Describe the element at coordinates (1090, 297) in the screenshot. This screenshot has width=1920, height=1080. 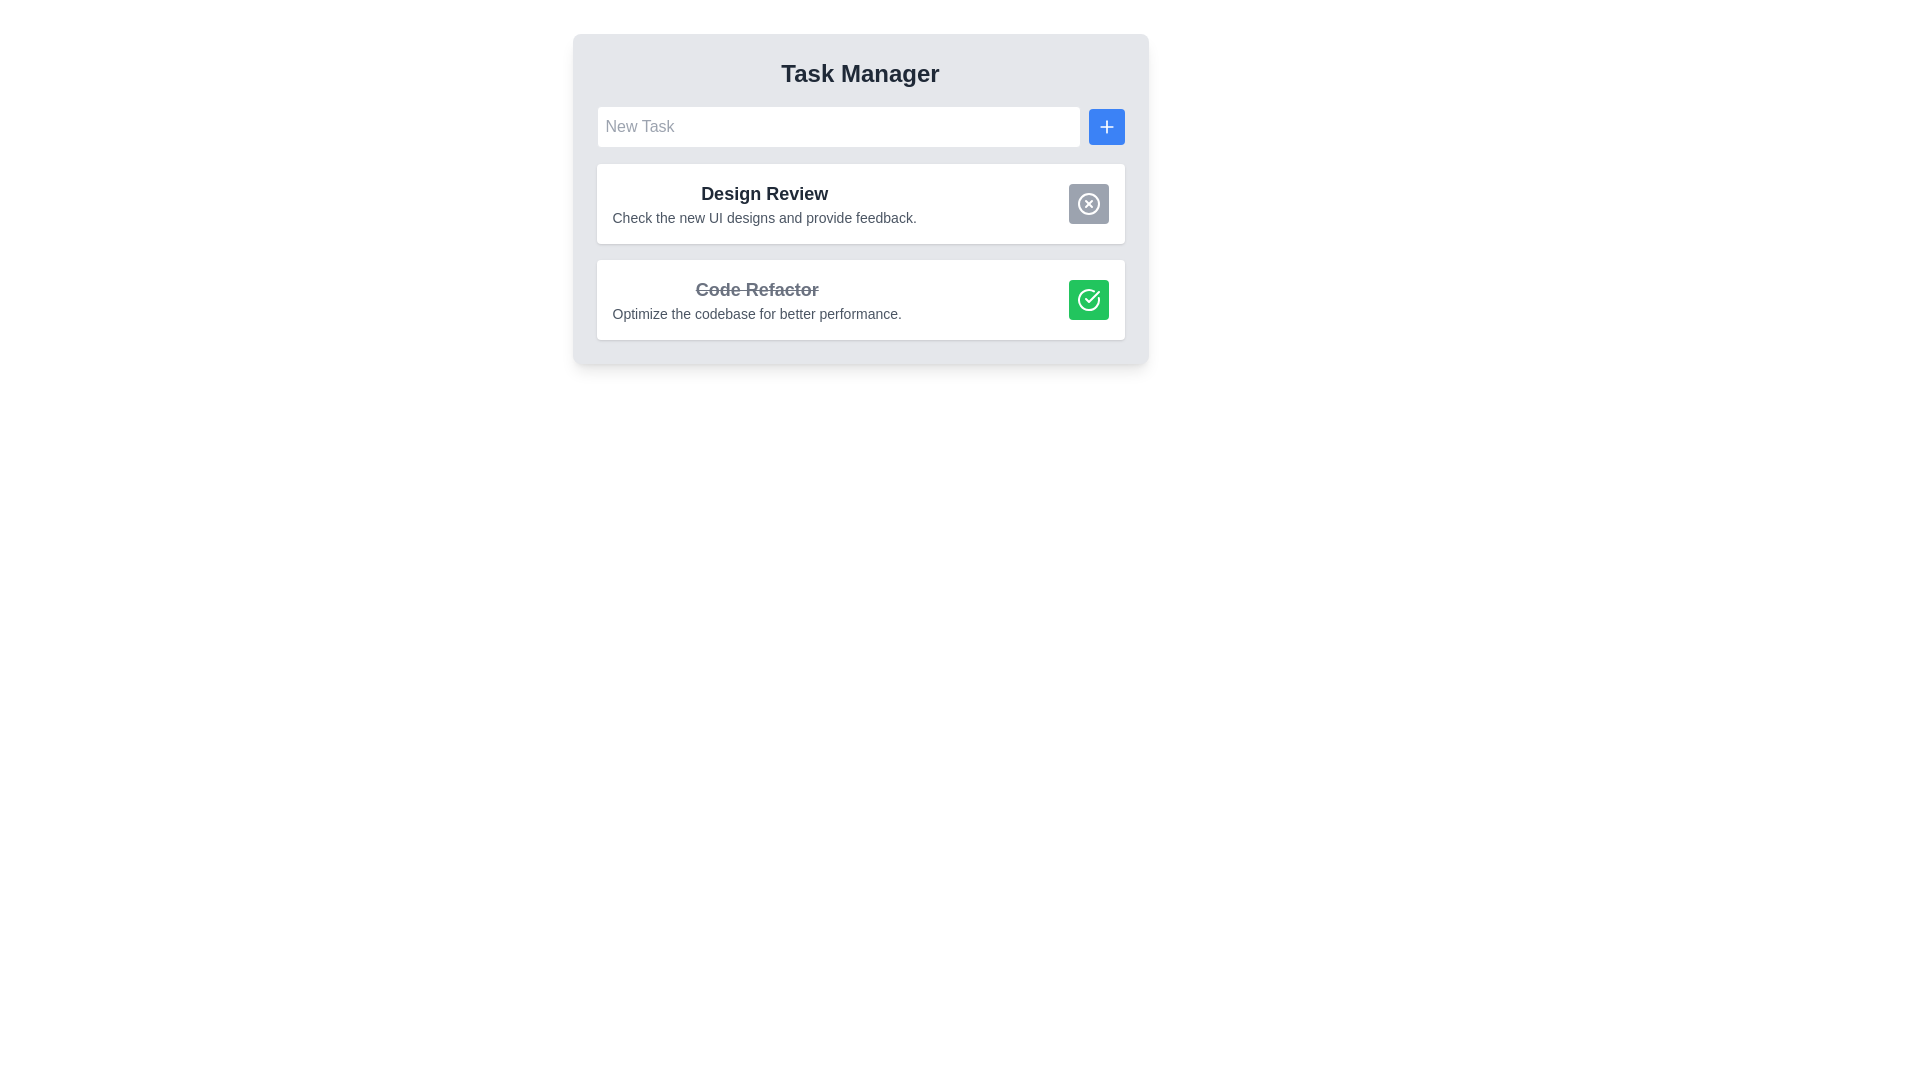
I see `the check mark icon within a green circular background, located in the 'Code Refactor' task item at the bottom of the task list` at that location.